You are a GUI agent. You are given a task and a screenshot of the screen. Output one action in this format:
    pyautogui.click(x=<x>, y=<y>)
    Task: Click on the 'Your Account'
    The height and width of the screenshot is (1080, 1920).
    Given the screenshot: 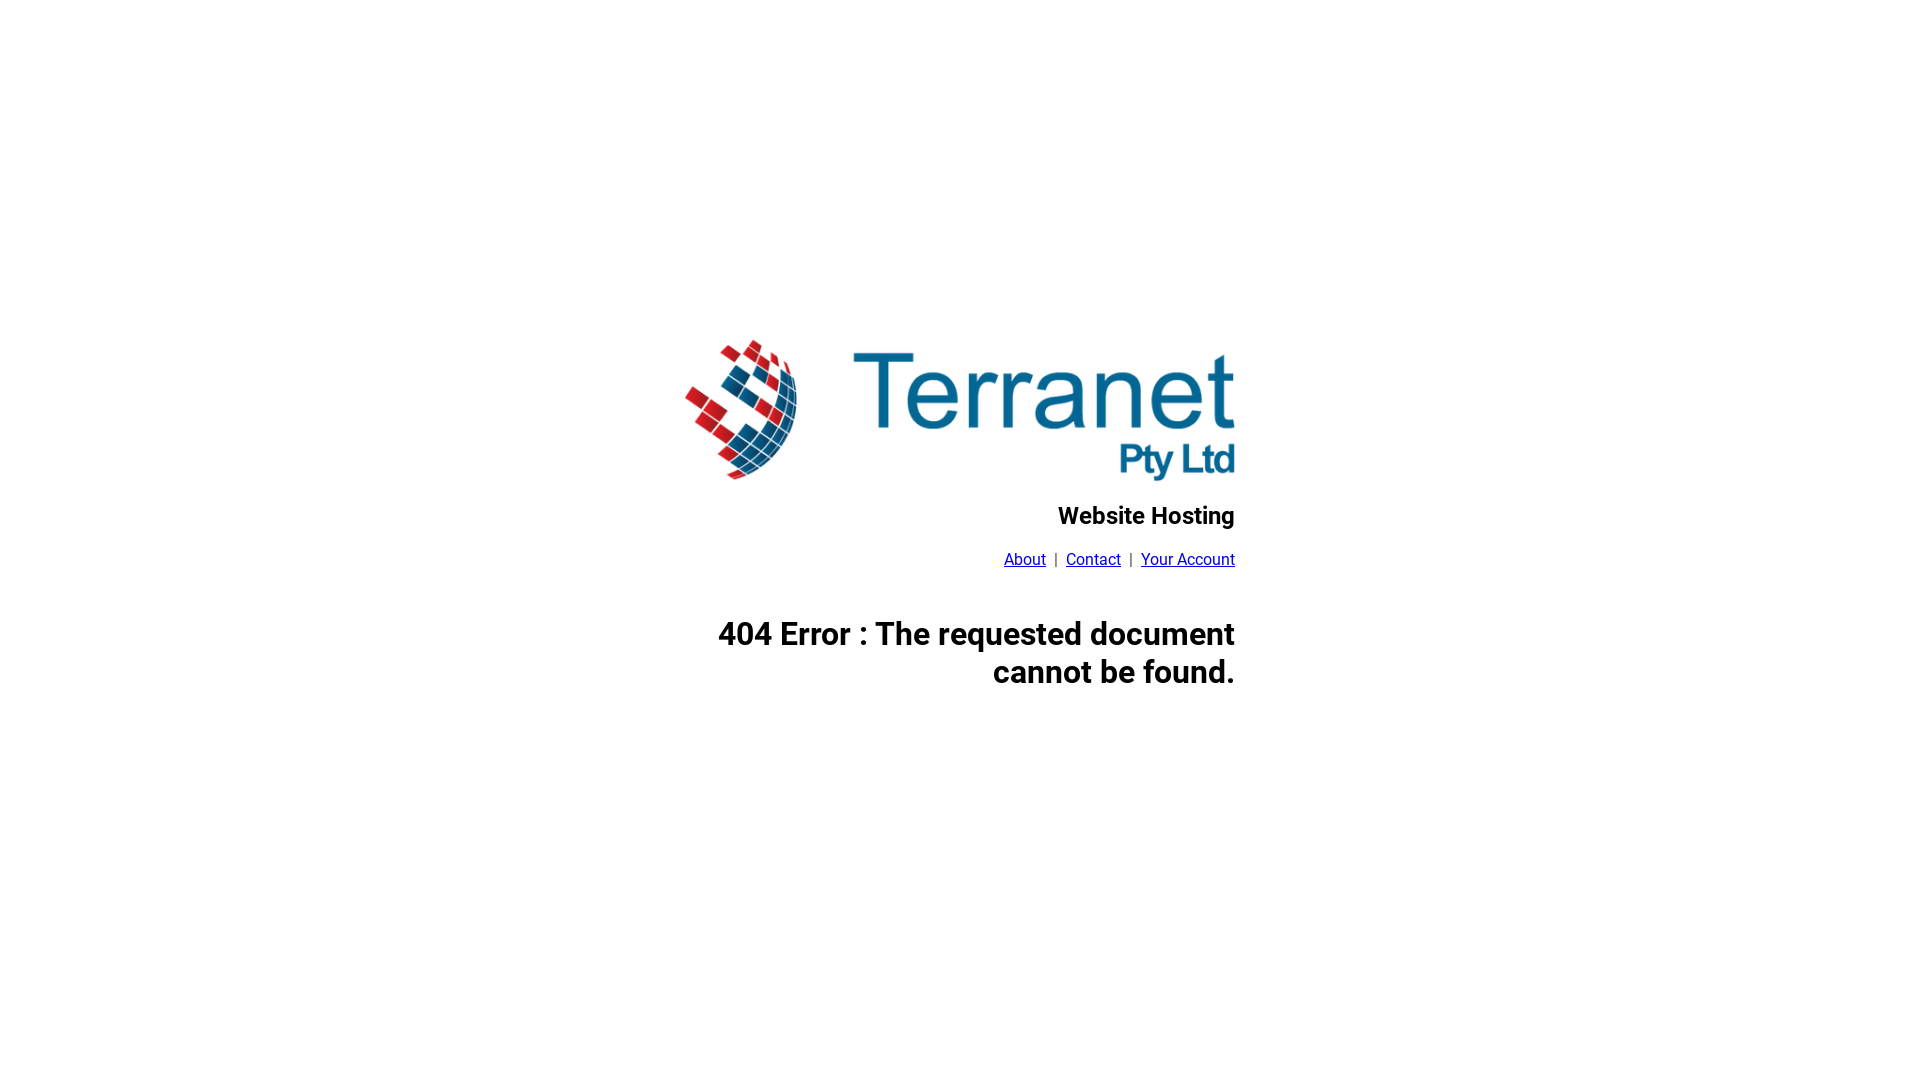 What is the action you would take?
    pyautogui.click(x=1187, y=559)
    